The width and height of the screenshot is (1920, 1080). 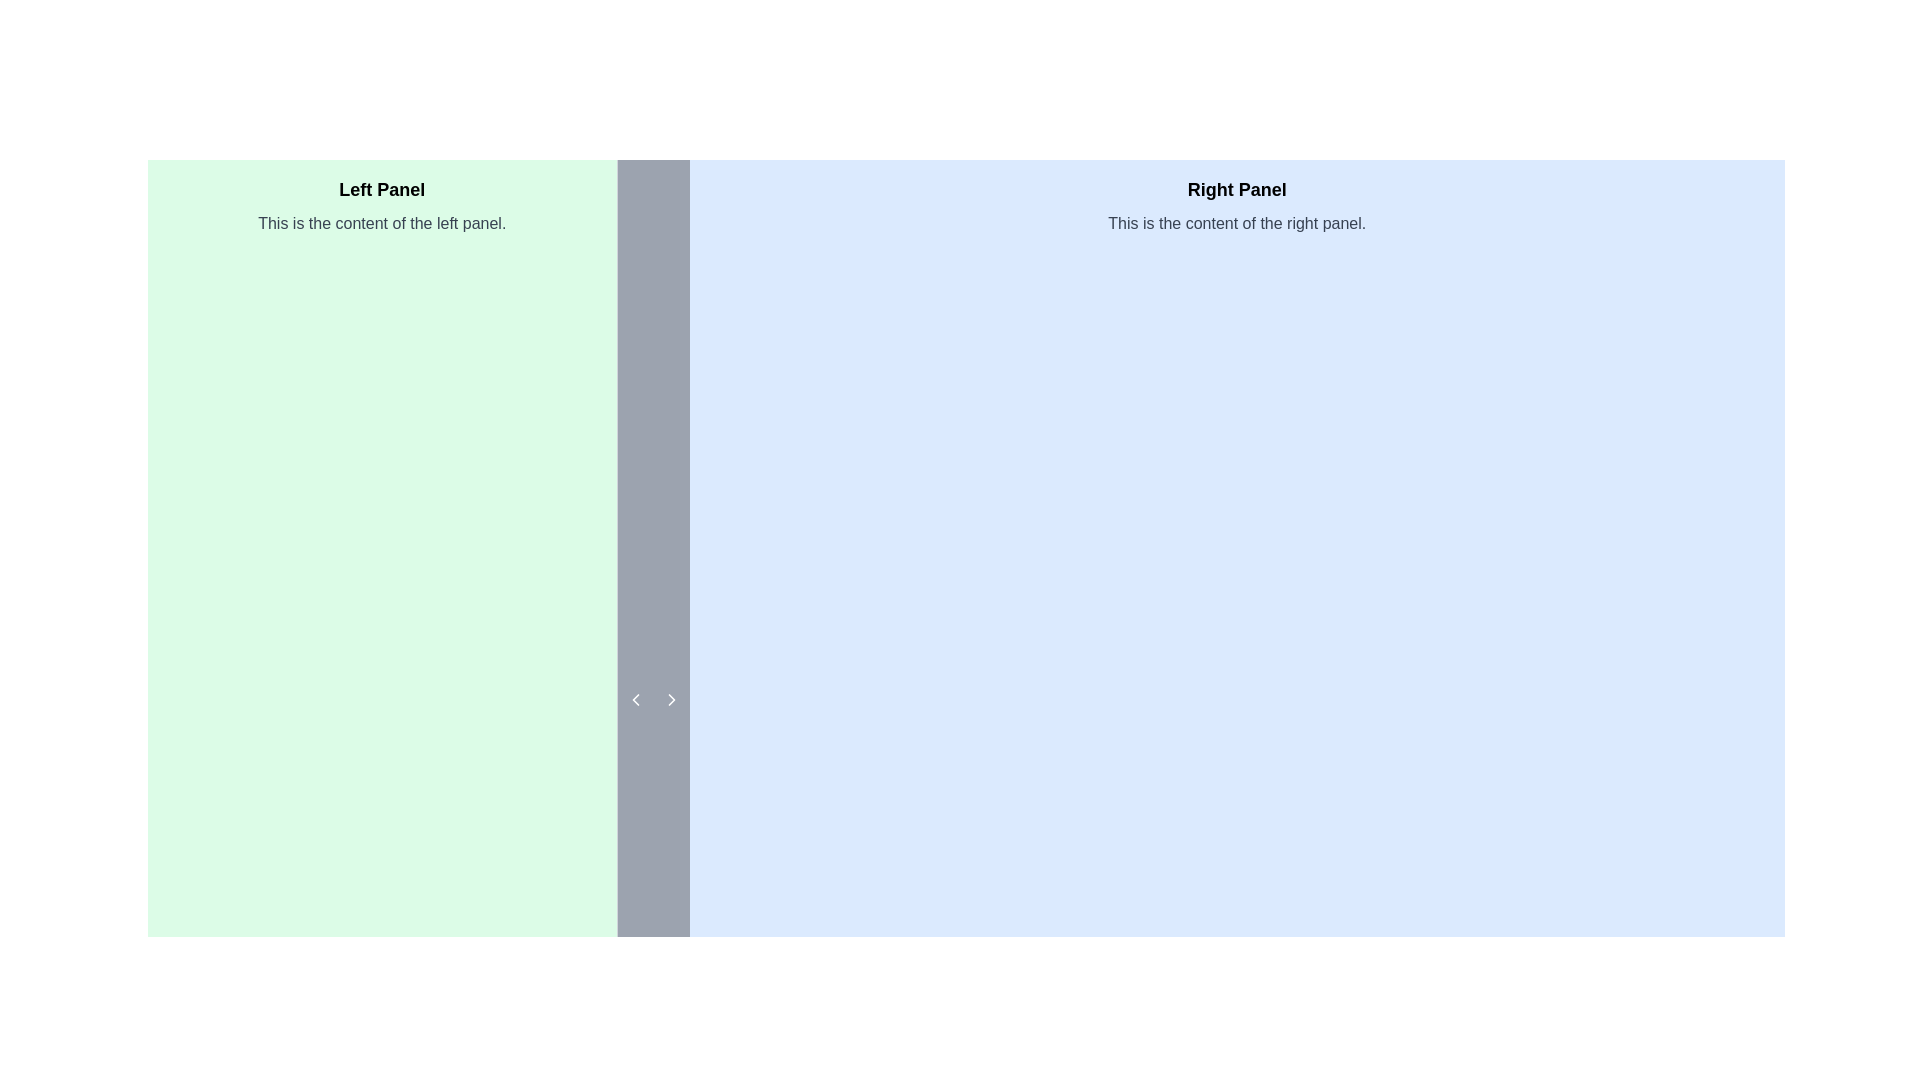 I want to click on the right chevron icon in the vertical navigation bar, so click(x=671, y=698).